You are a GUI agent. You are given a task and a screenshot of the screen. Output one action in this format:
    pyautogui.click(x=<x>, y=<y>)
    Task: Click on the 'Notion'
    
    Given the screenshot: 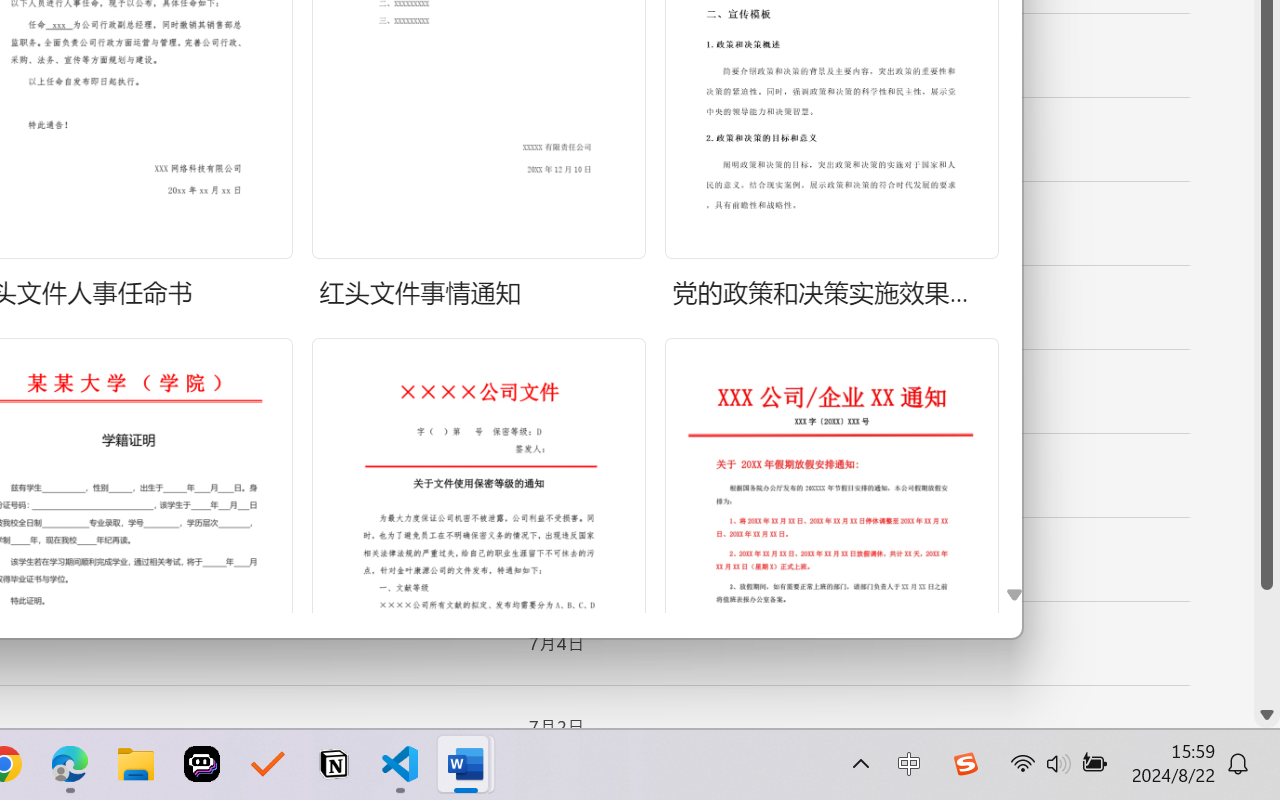 What is the action you would take?
    pyautogui.click(x=334, y=764)
    